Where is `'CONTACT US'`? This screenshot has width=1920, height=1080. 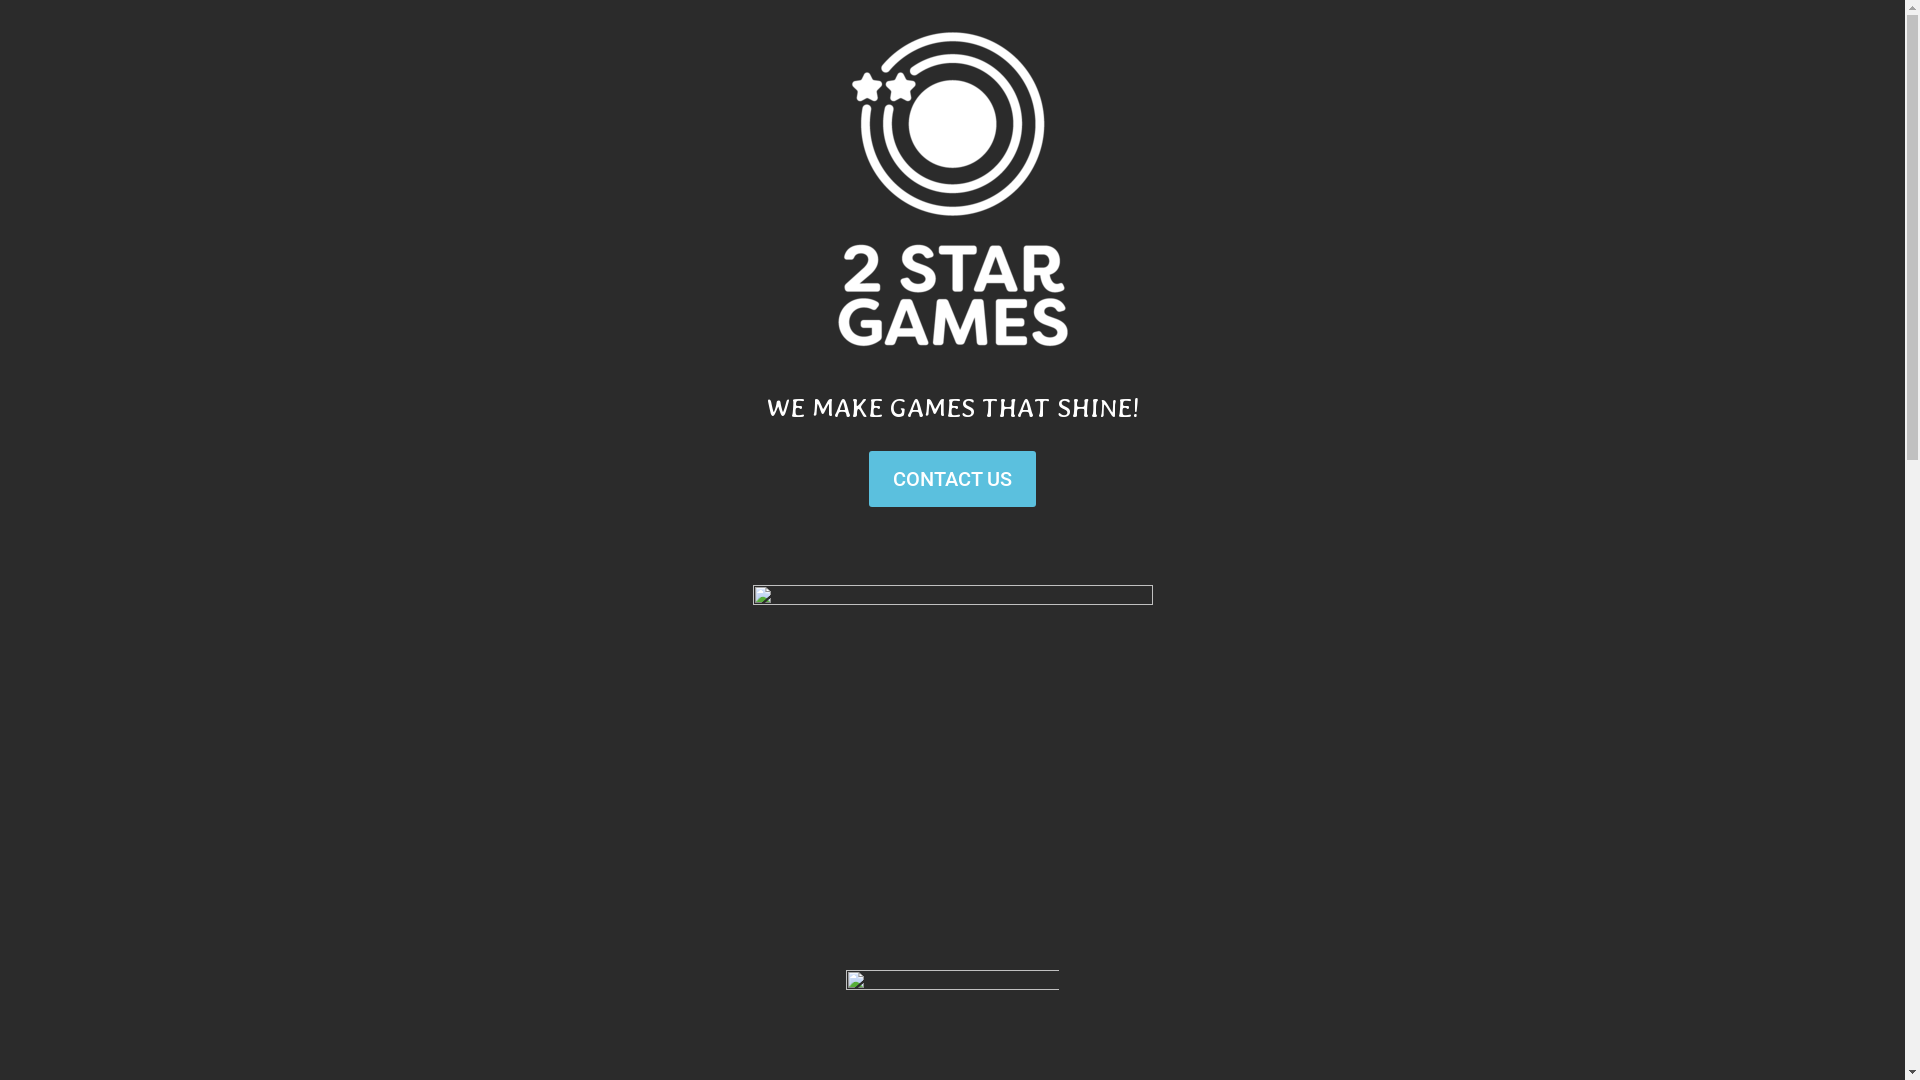 'CONTACT US' is located at coordinates (951, 478).